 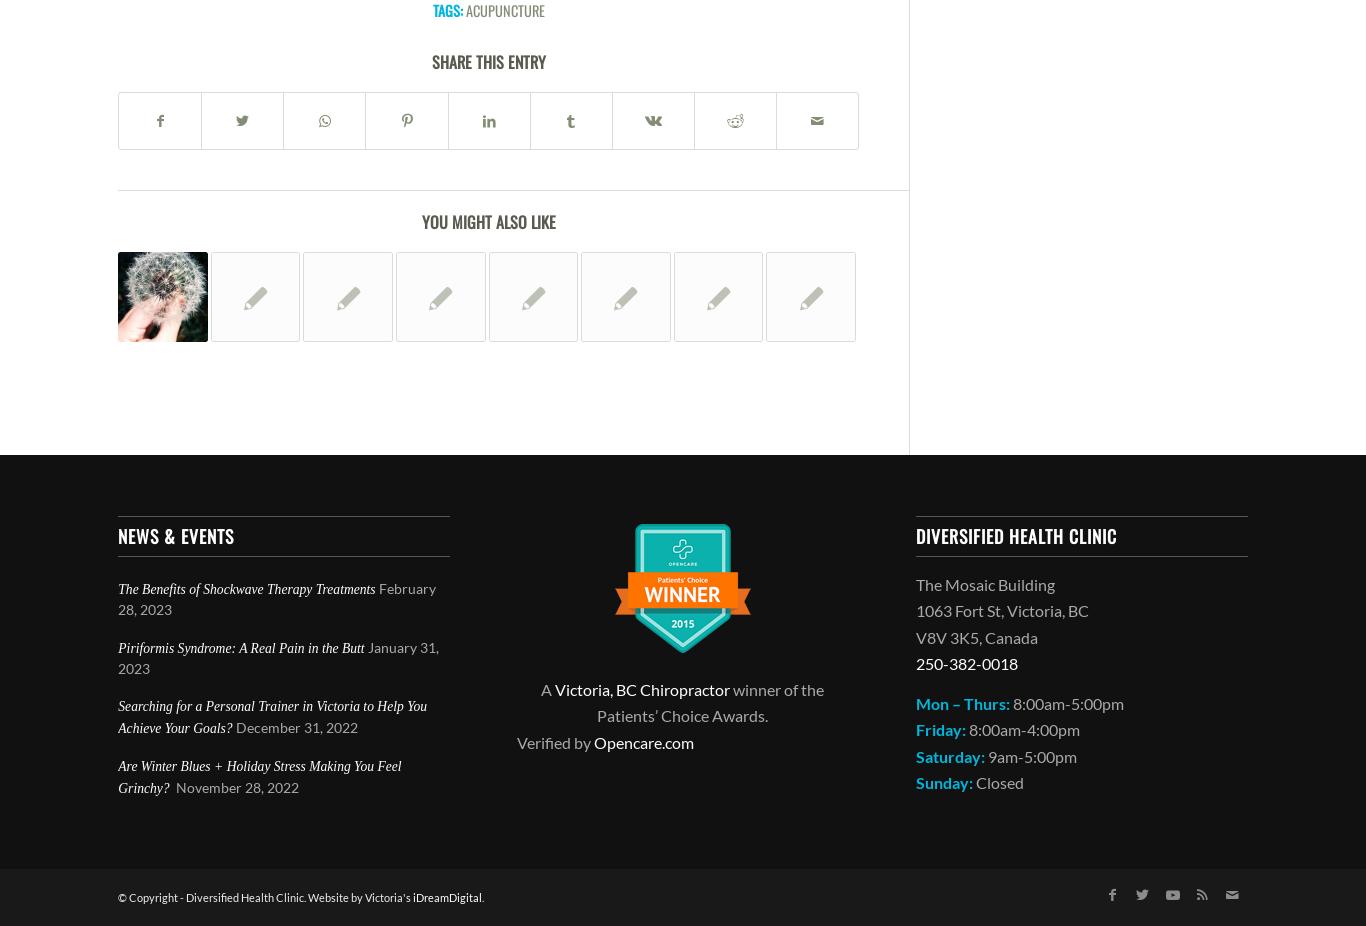 What do you see at coordinates (265, 897) in the screenshot?
I see `'© Copyright - Diversified Health Clinic. Website by Victoria's'` at bounding box center [265, 897].